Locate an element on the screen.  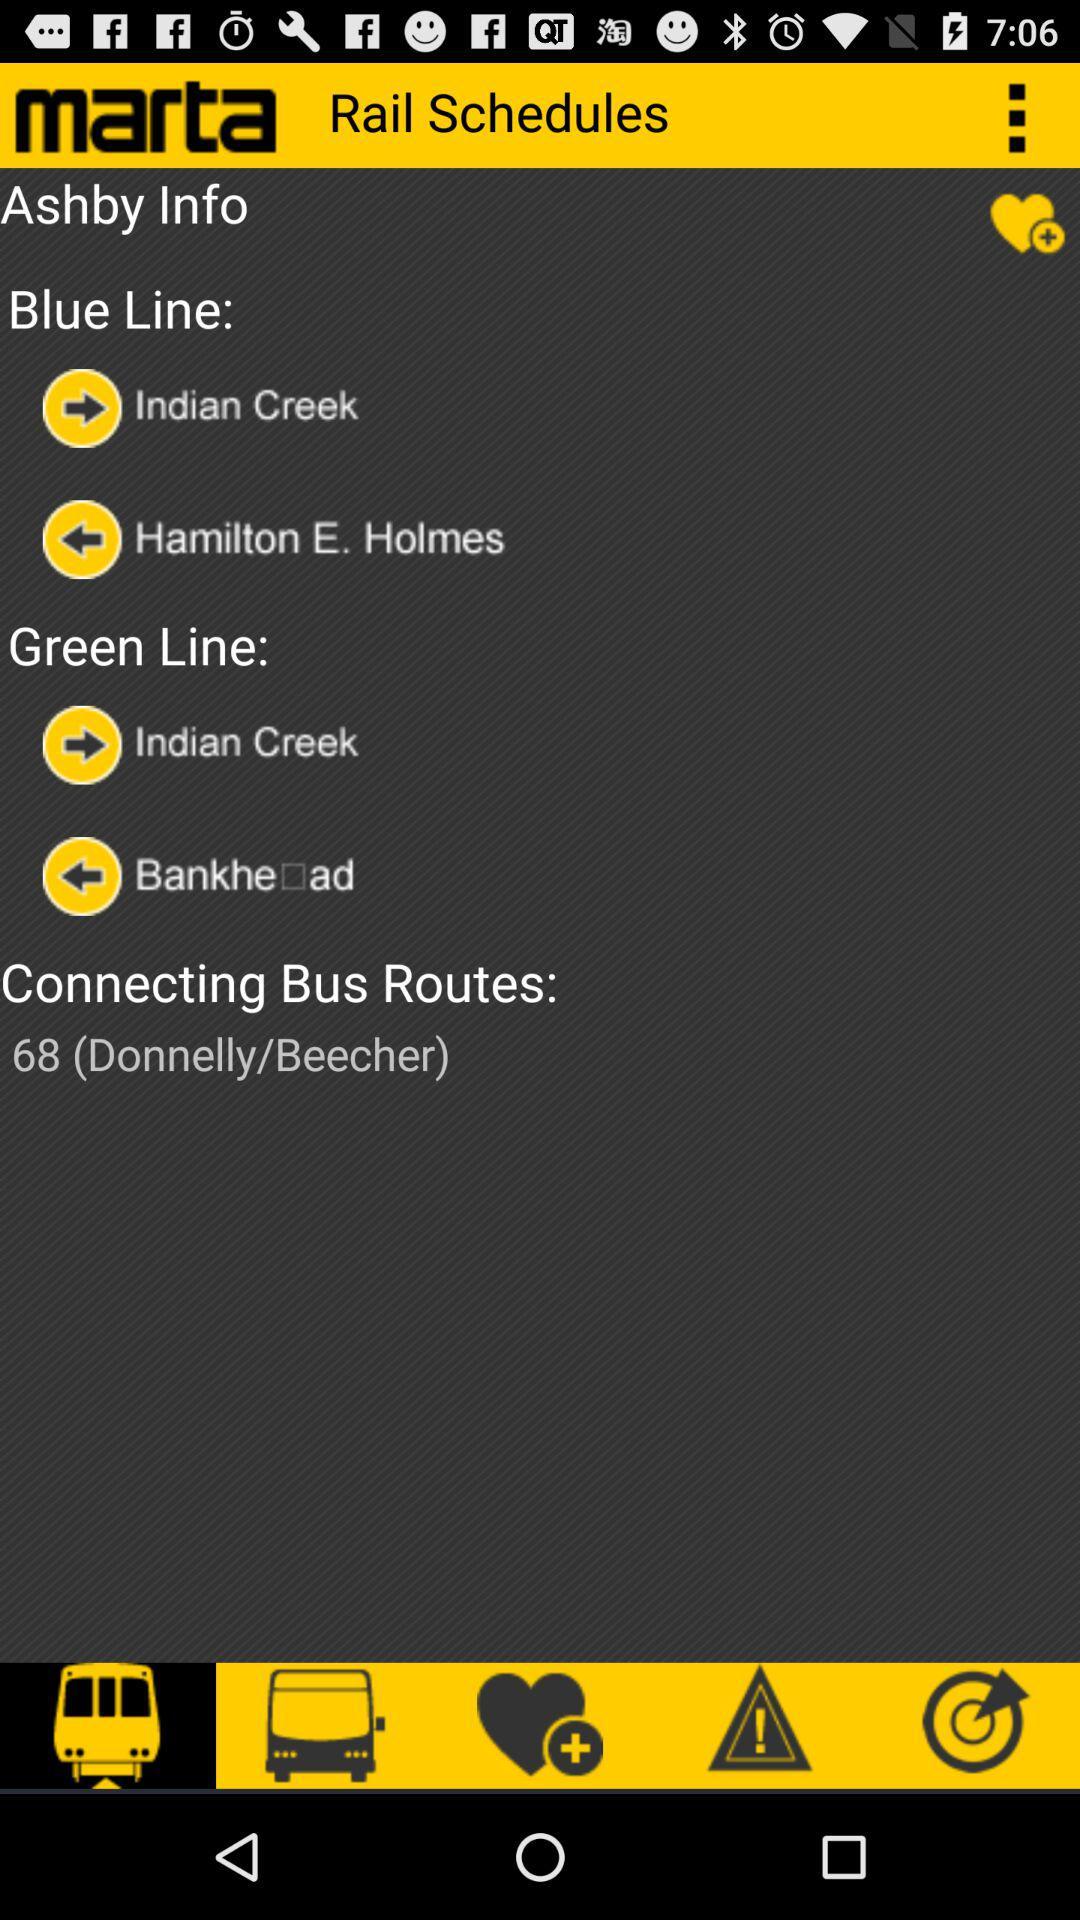
the favorite icon is located at coordinates (1027, 235).